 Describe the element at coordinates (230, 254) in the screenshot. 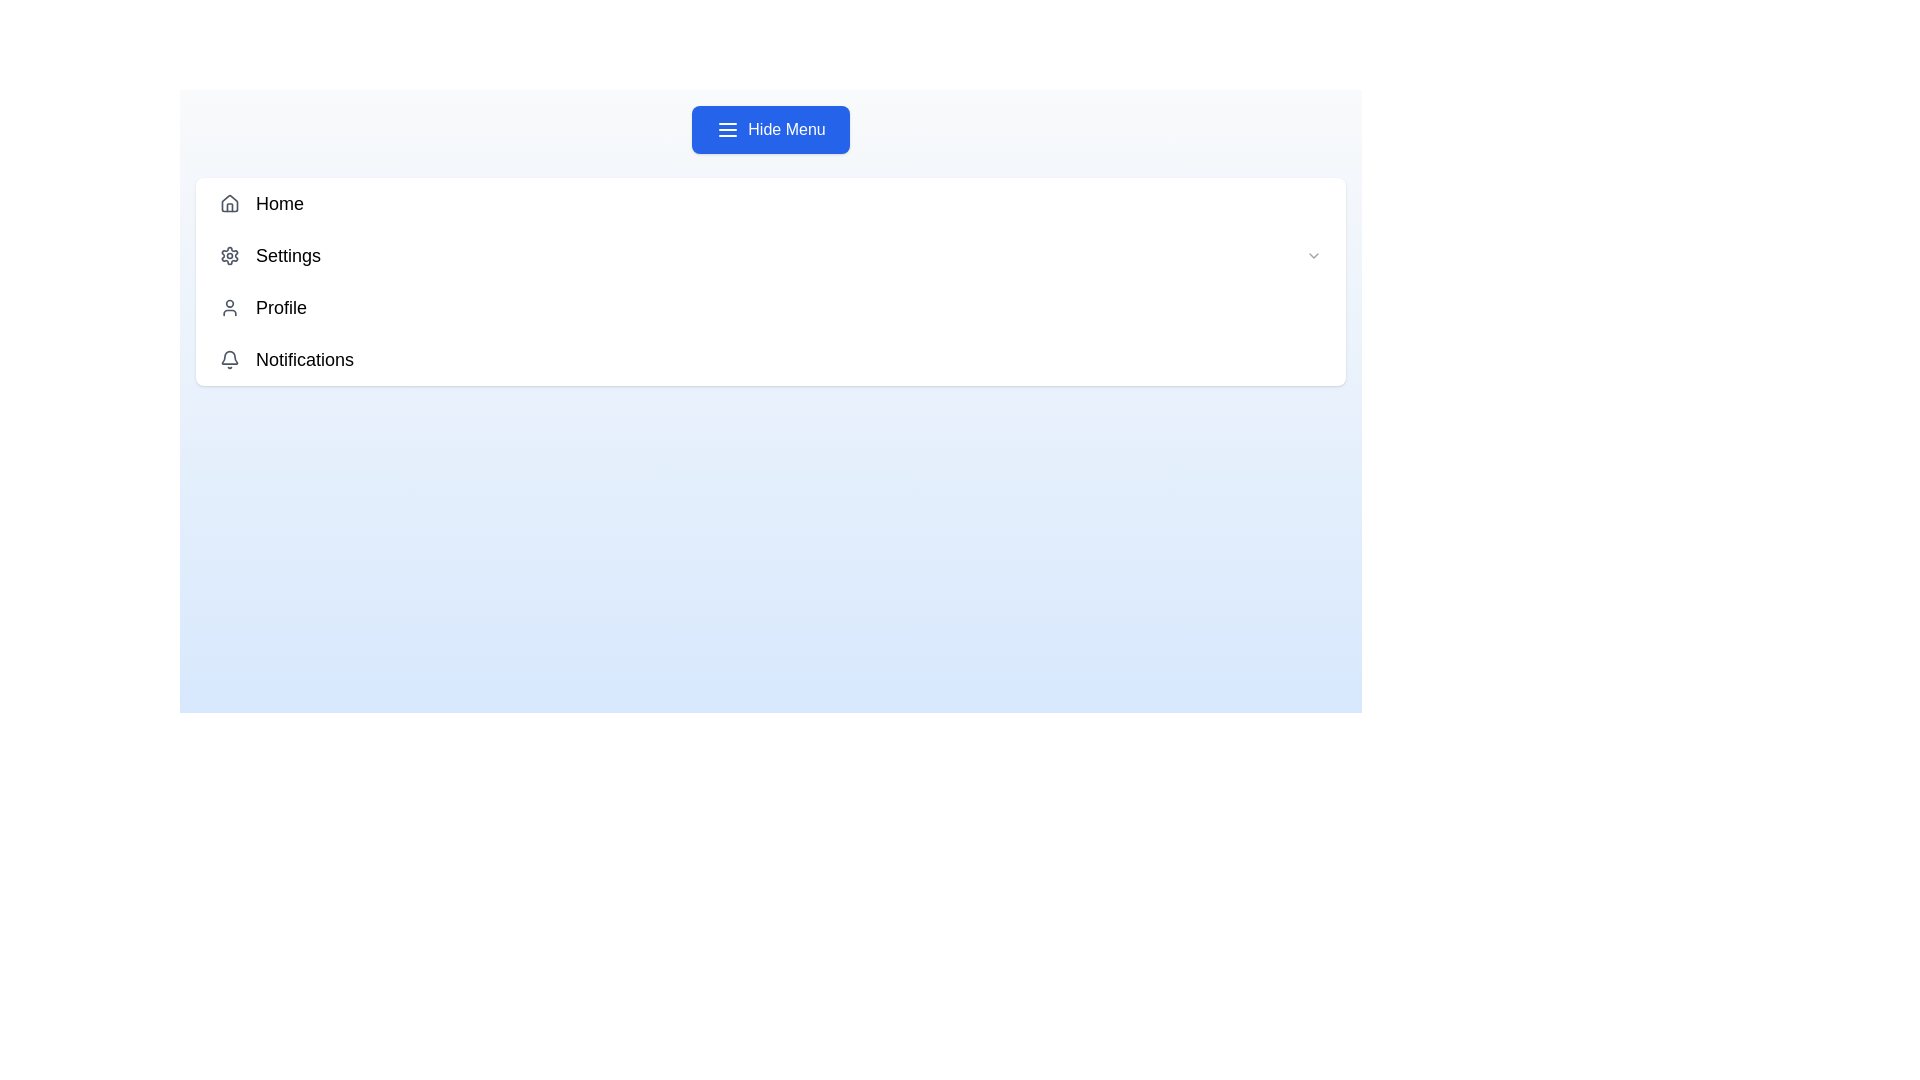

I see `the gray gear icon associated with settings, located in the dropdown menu next to the 'Settings' label to trigger tooltips or animations` at that location.